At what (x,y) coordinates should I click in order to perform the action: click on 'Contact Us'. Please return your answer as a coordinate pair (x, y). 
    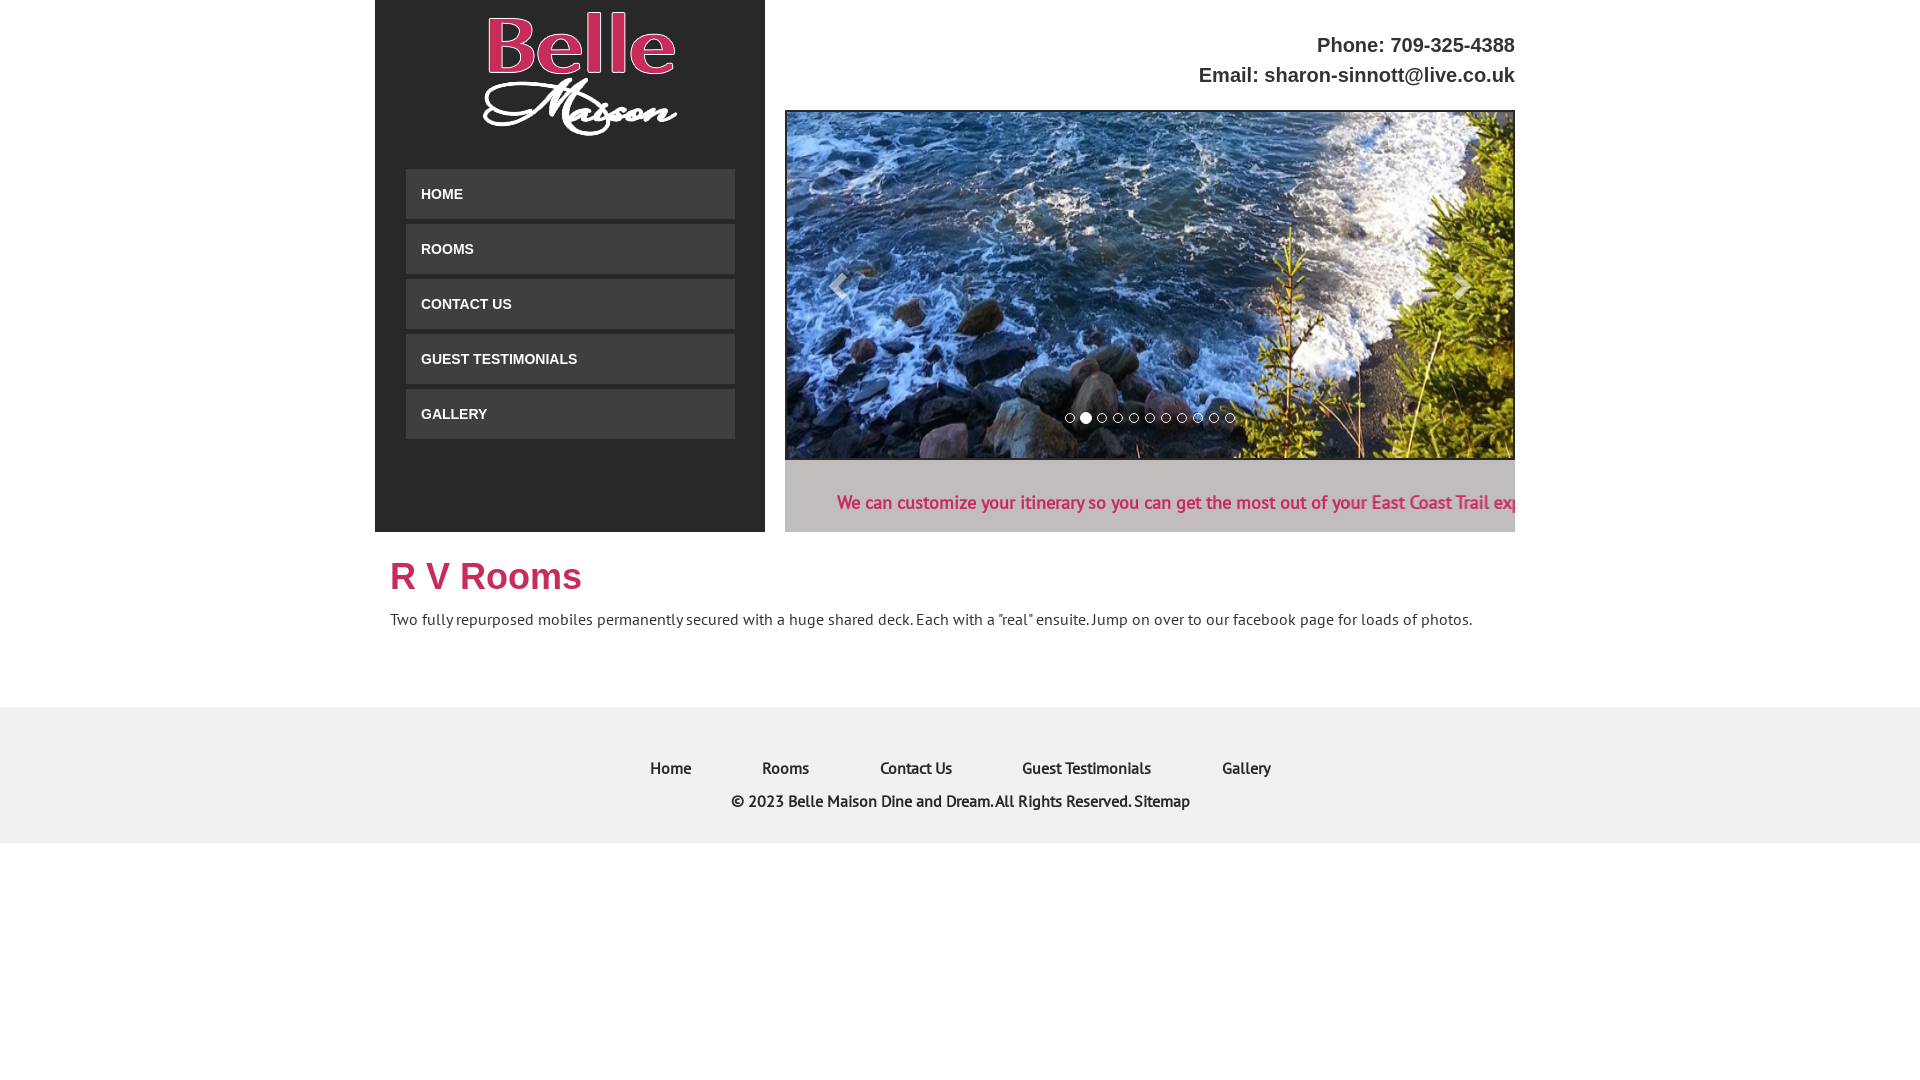
    Looking at the image, I should click on (914, 766).